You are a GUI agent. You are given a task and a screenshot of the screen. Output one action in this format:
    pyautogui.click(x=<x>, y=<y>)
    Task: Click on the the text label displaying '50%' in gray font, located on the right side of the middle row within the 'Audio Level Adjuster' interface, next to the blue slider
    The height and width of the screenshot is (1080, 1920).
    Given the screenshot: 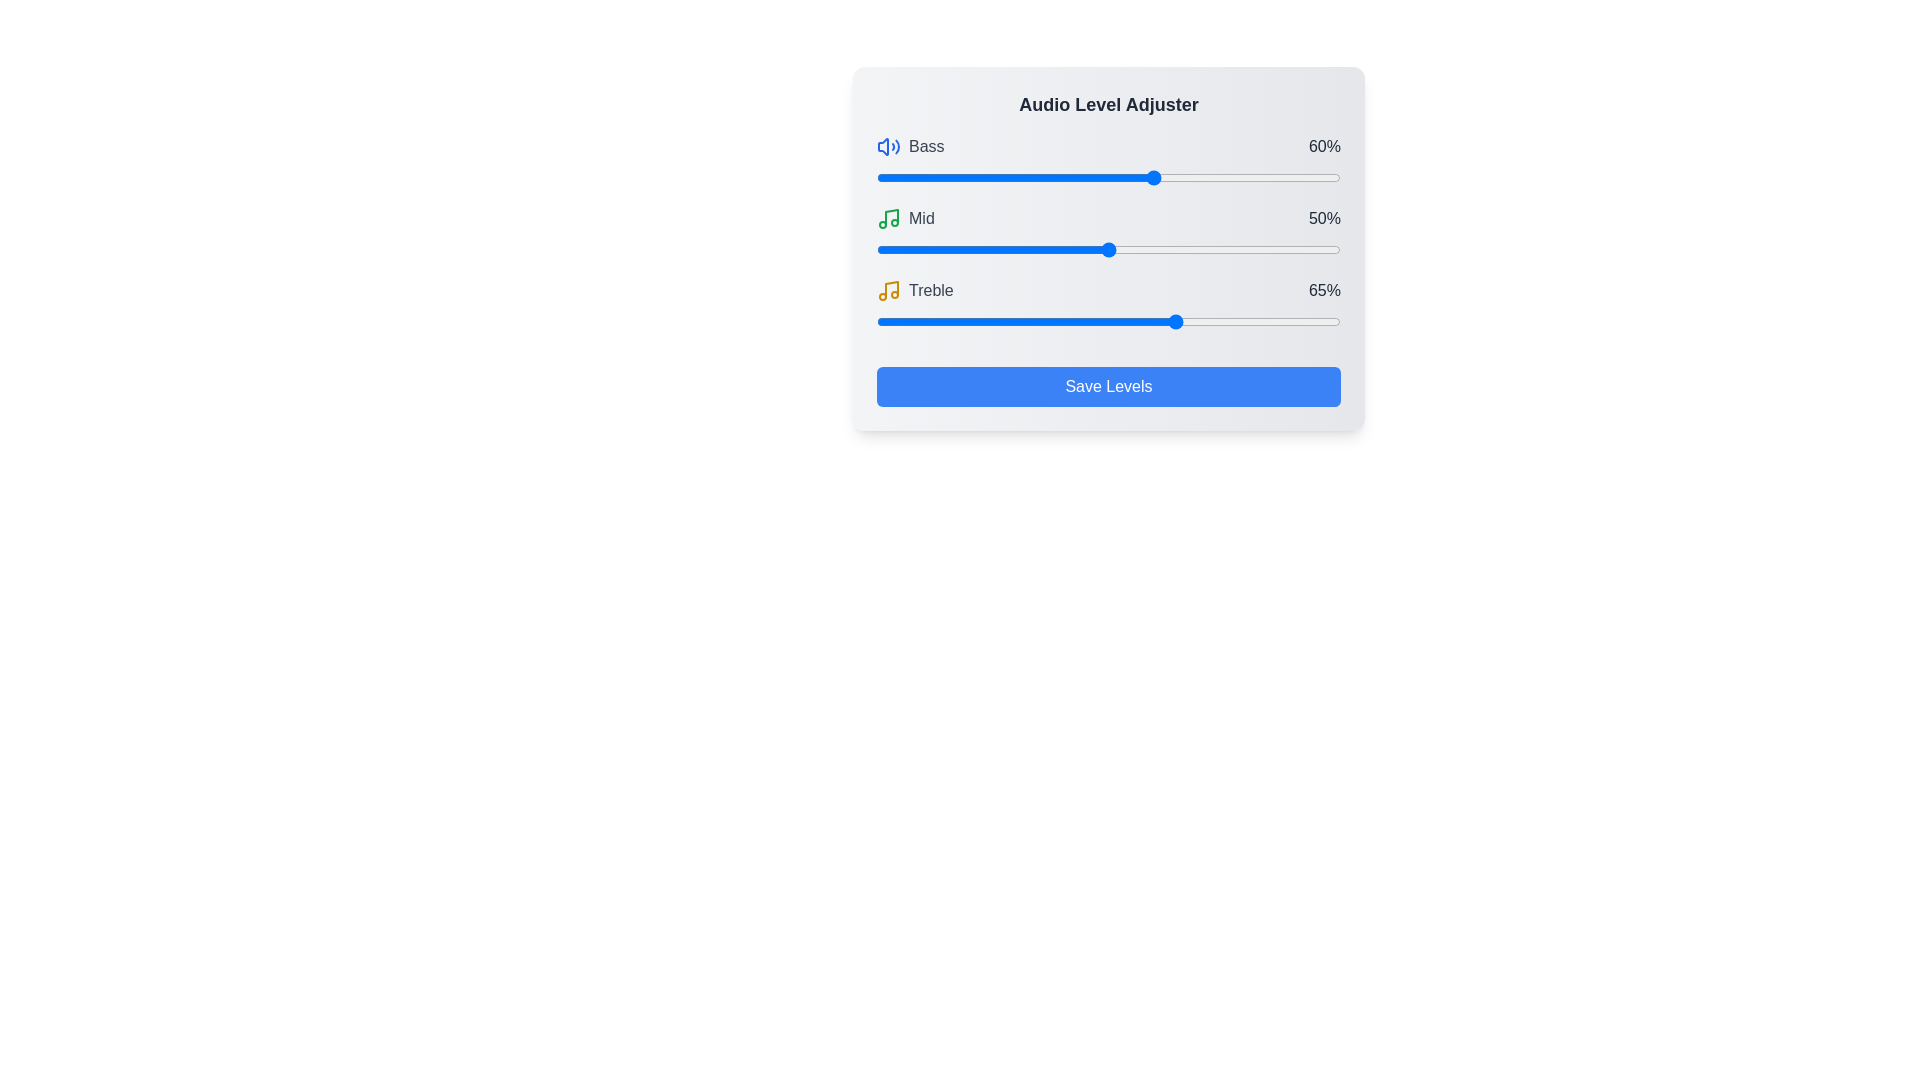 What is the action you would take?
    pyautogui.click(x=1324, y=219)
    